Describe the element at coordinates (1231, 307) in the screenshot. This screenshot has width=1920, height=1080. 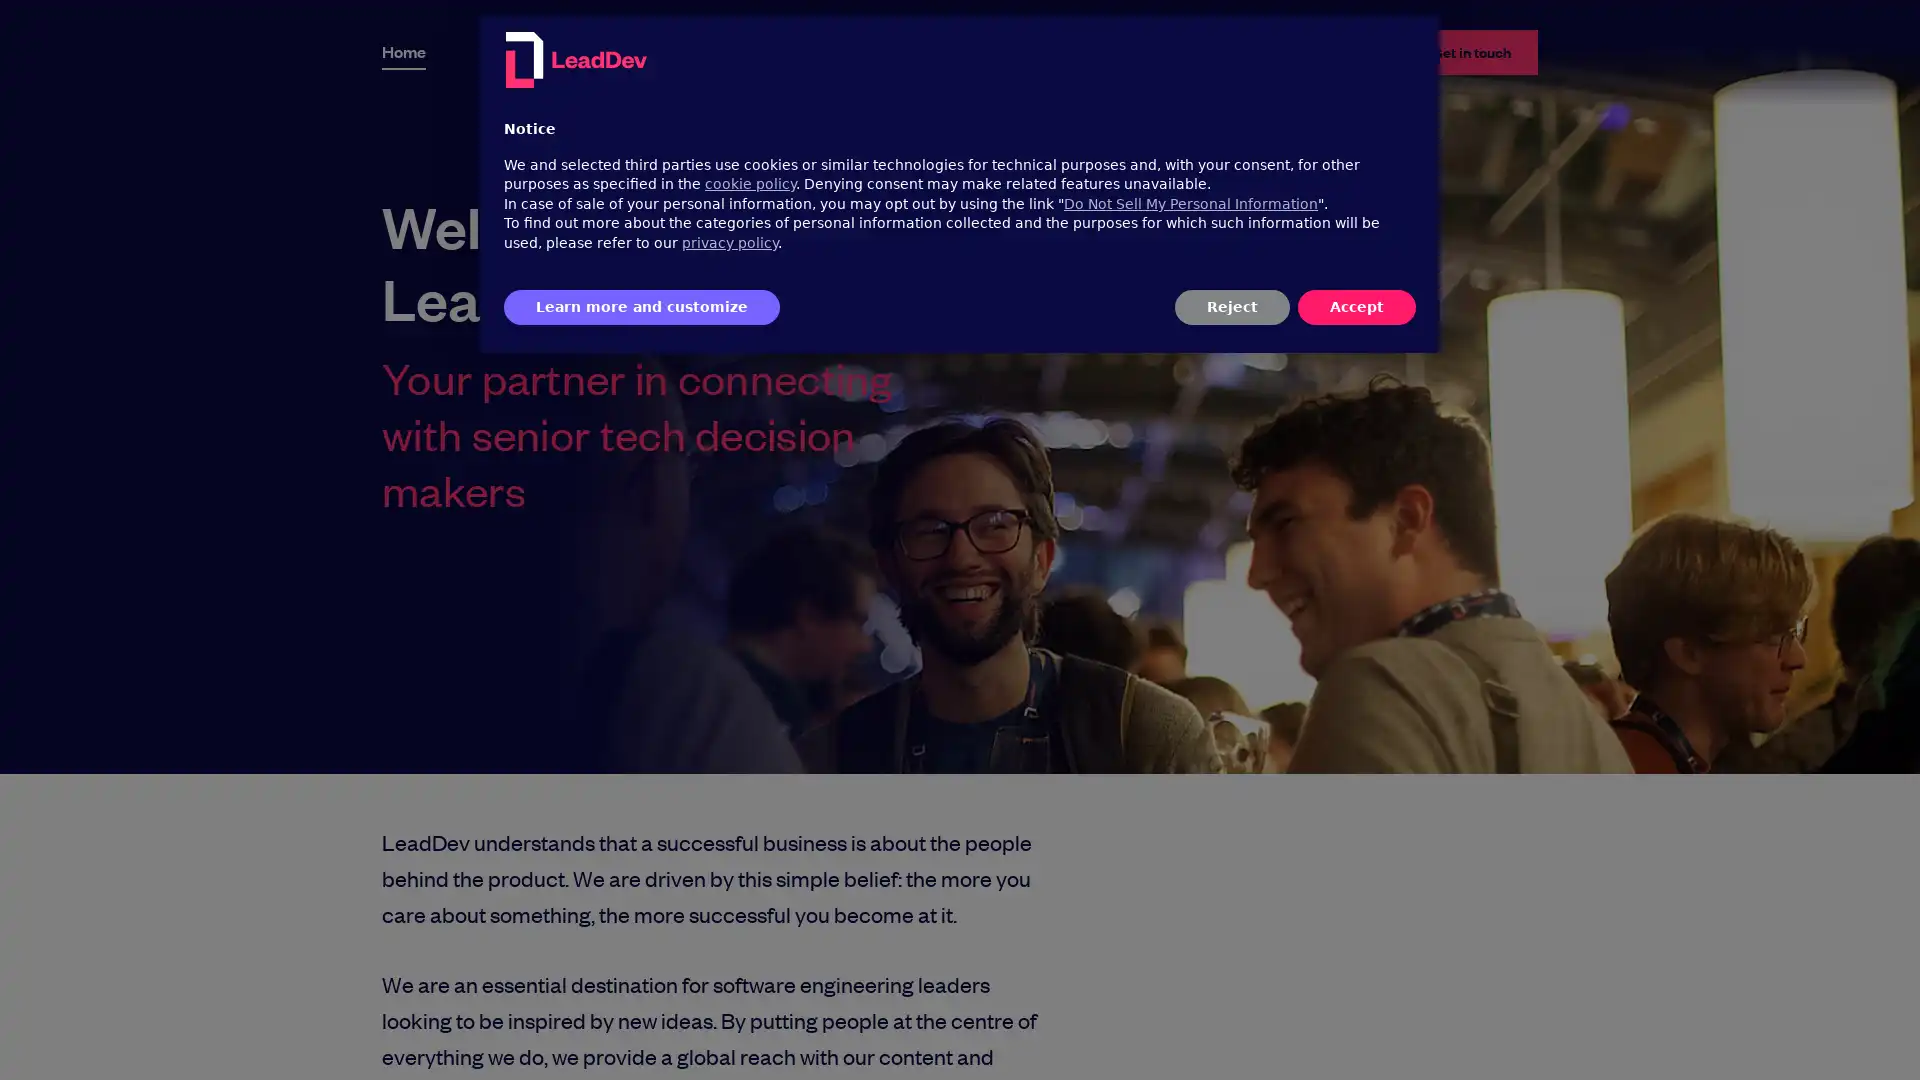
I see `Reject` at that location.